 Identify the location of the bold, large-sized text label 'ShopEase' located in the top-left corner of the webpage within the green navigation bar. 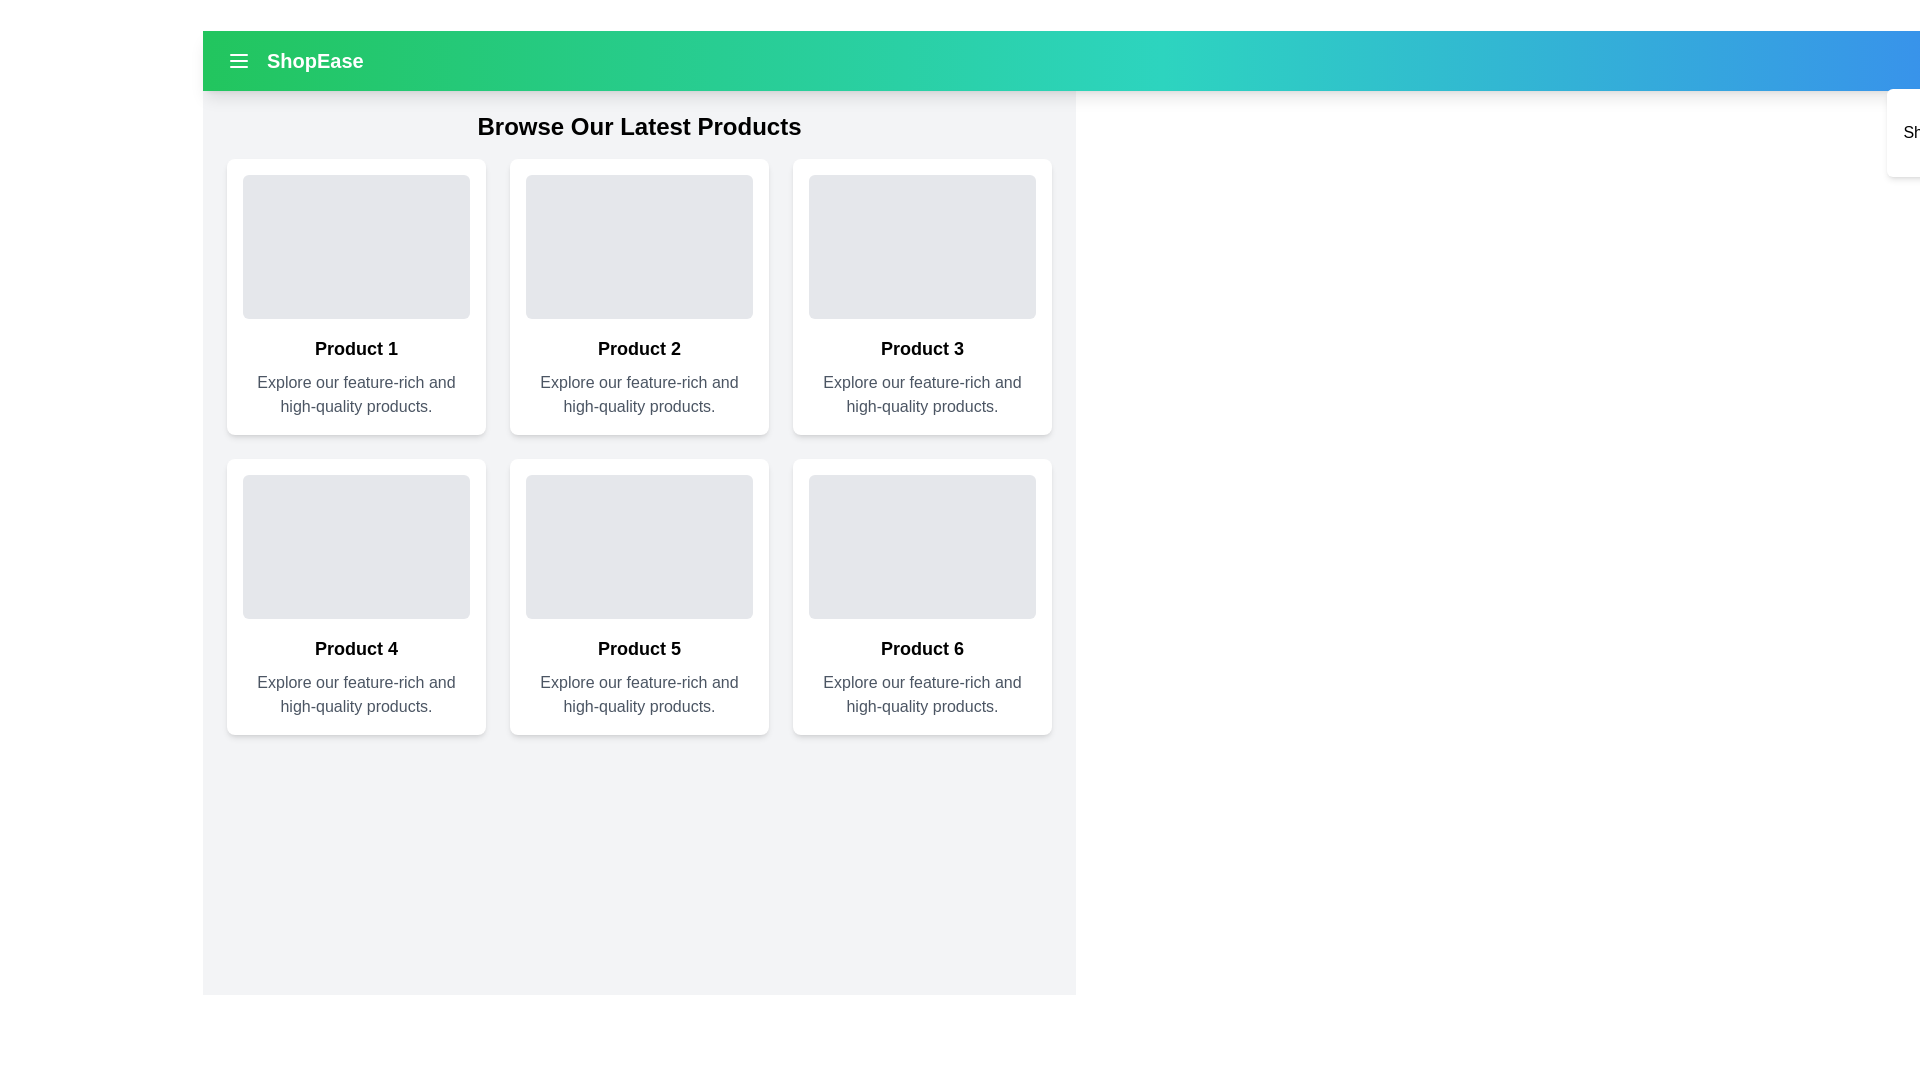
(314, 60).